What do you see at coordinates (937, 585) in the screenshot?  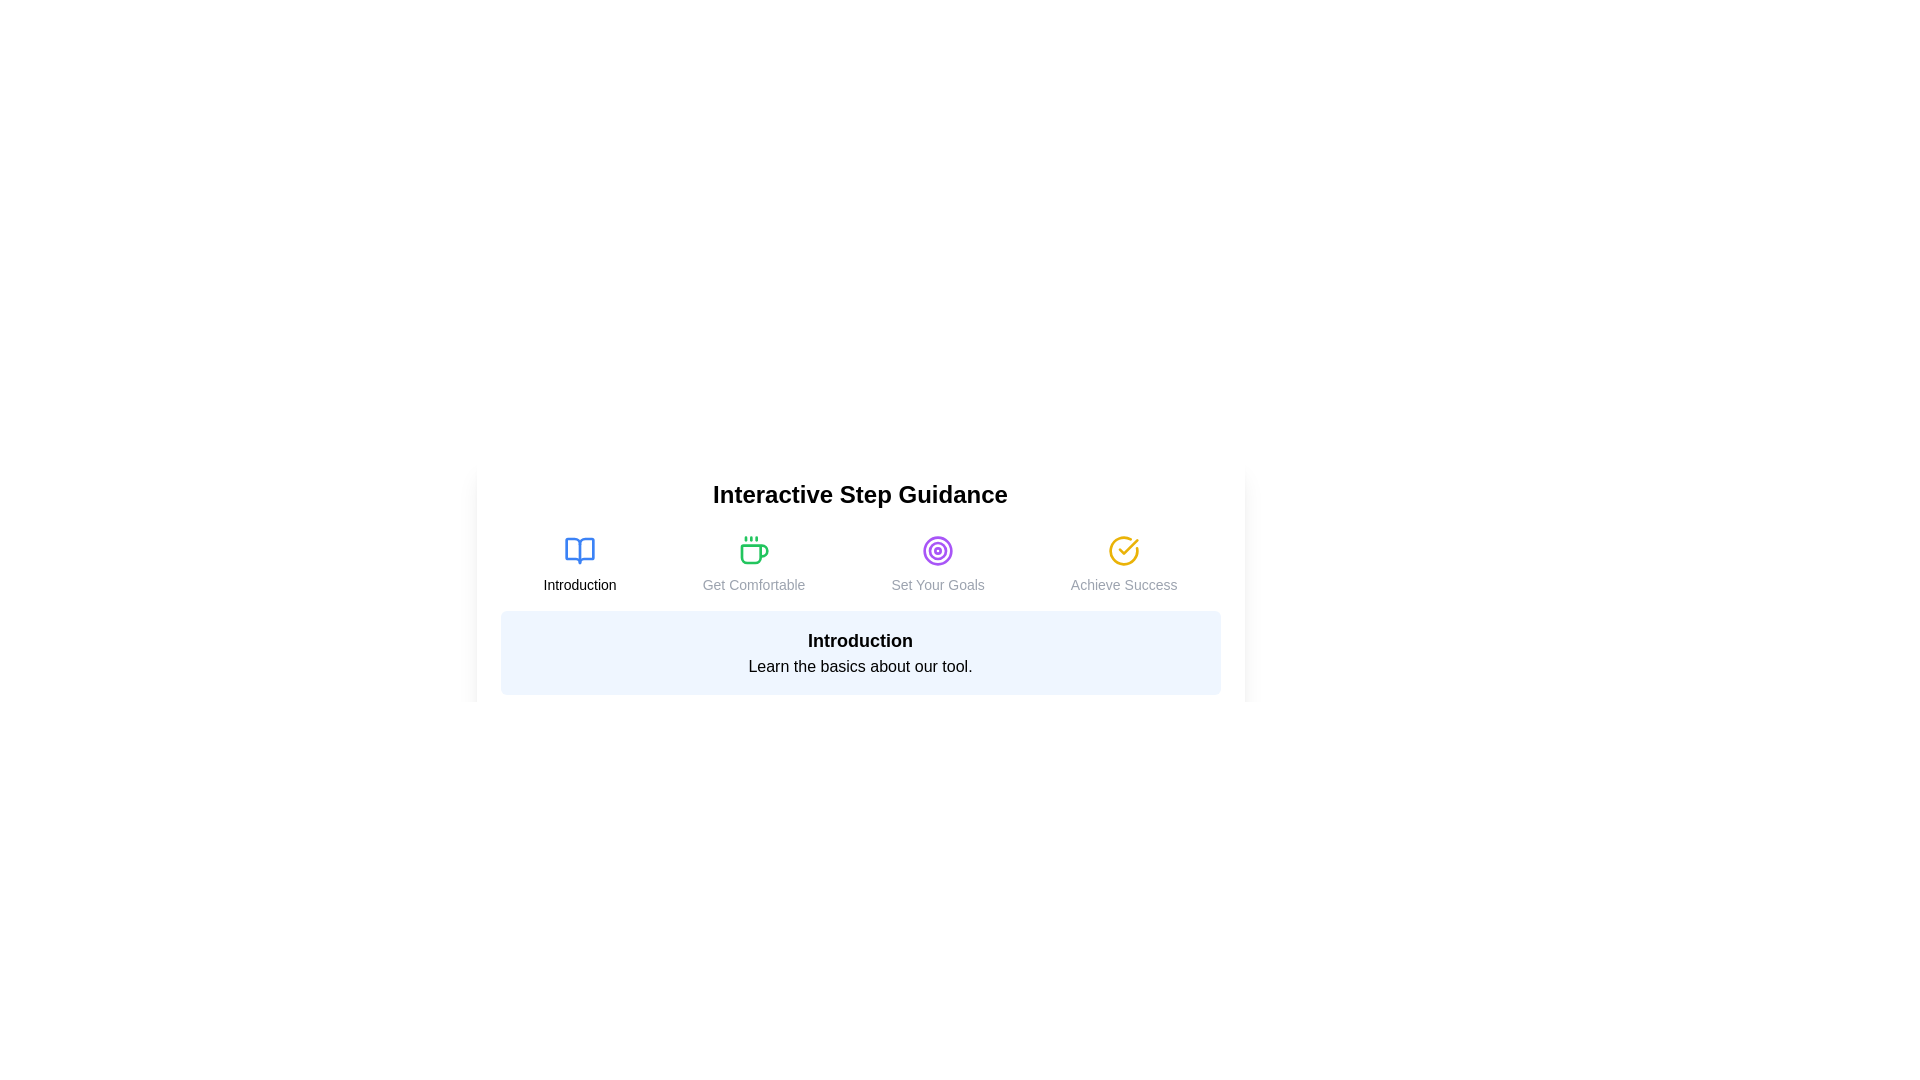 I see `the text label reading 'Set Your Goals', which is centrally aligned below a purple target icon and between the labels 'Get Comfortable' and 'Achieve Success'` at bounding box center [937, 585].